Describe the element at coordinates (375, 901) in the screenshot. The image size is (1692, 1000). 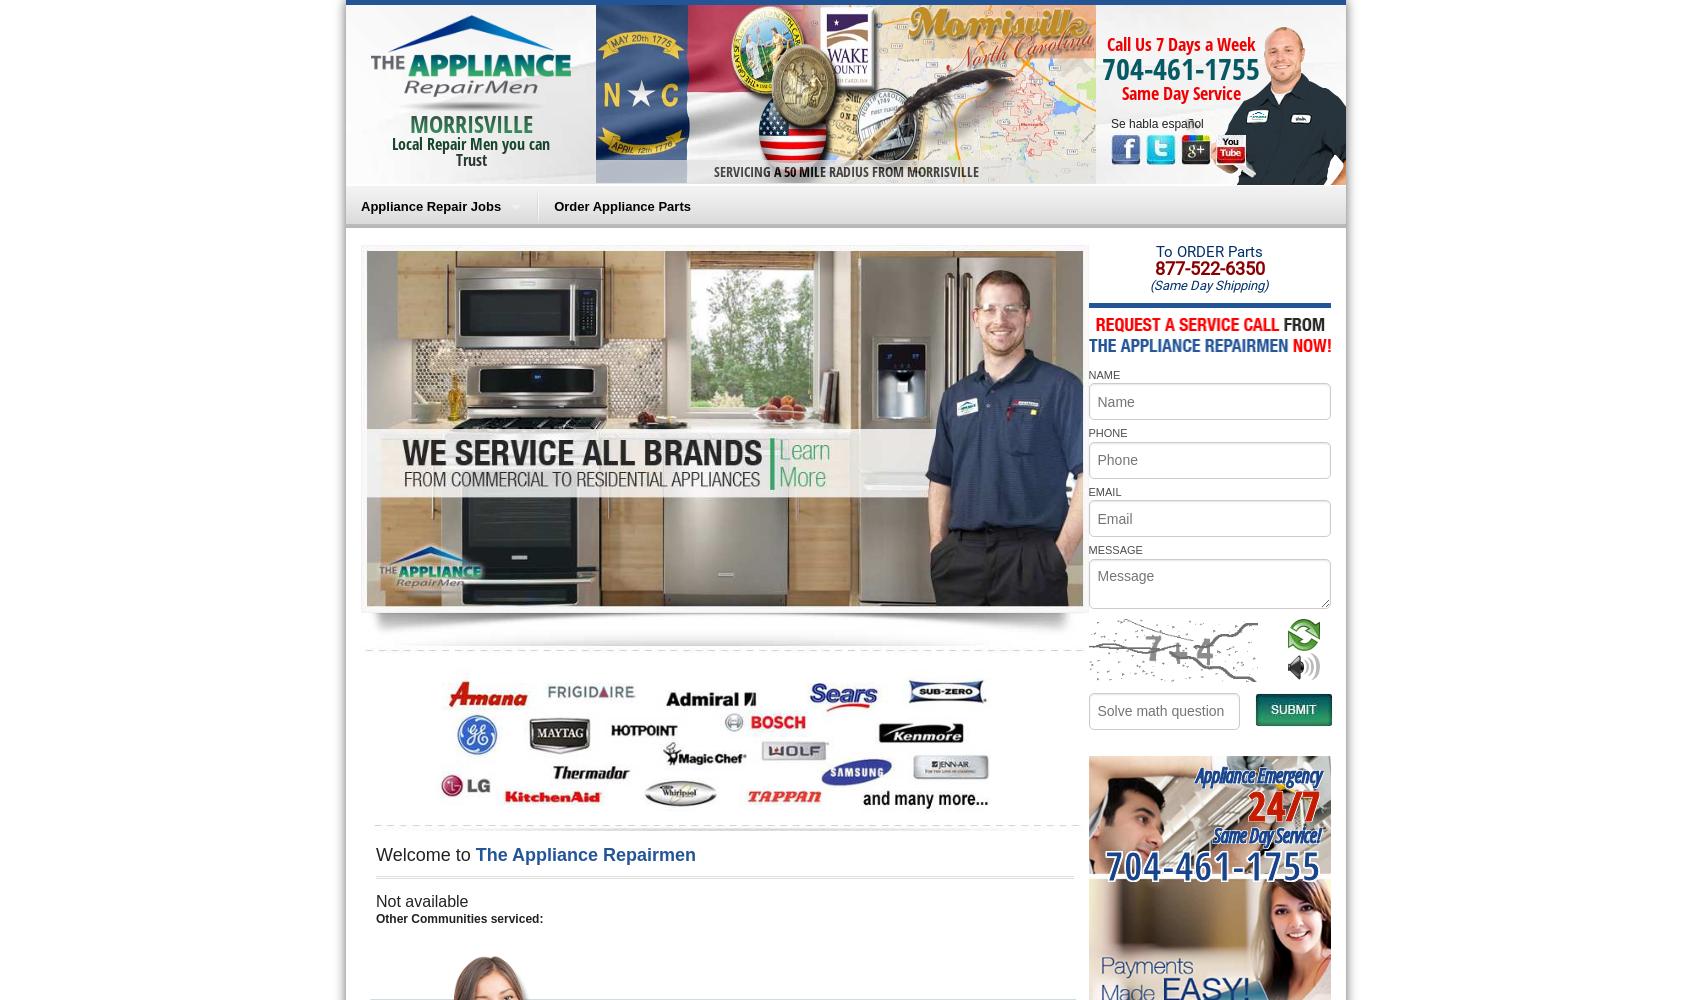
I see `'Not available'` at that location.